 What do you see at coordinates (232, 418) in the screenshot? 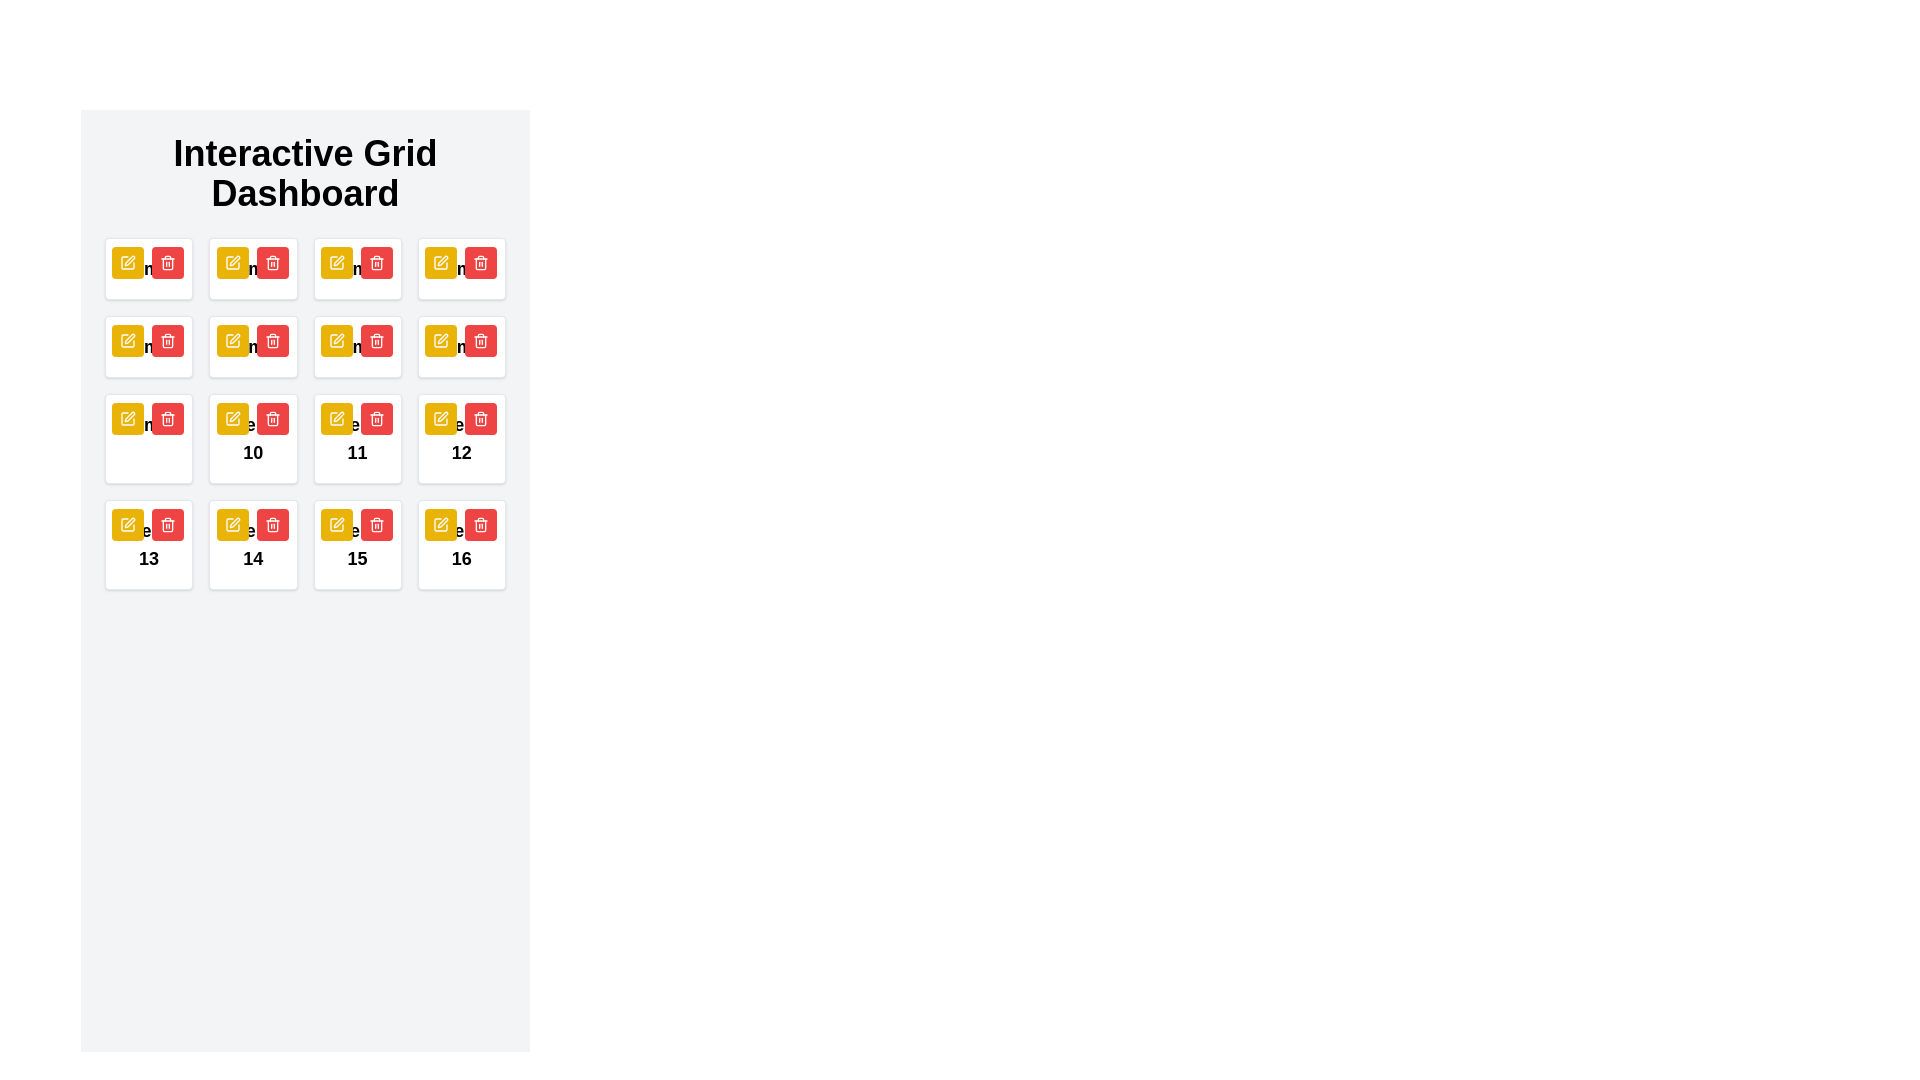
I see `the edit button located in the bottom-left of tile 10` at bounding box center [232, 418].